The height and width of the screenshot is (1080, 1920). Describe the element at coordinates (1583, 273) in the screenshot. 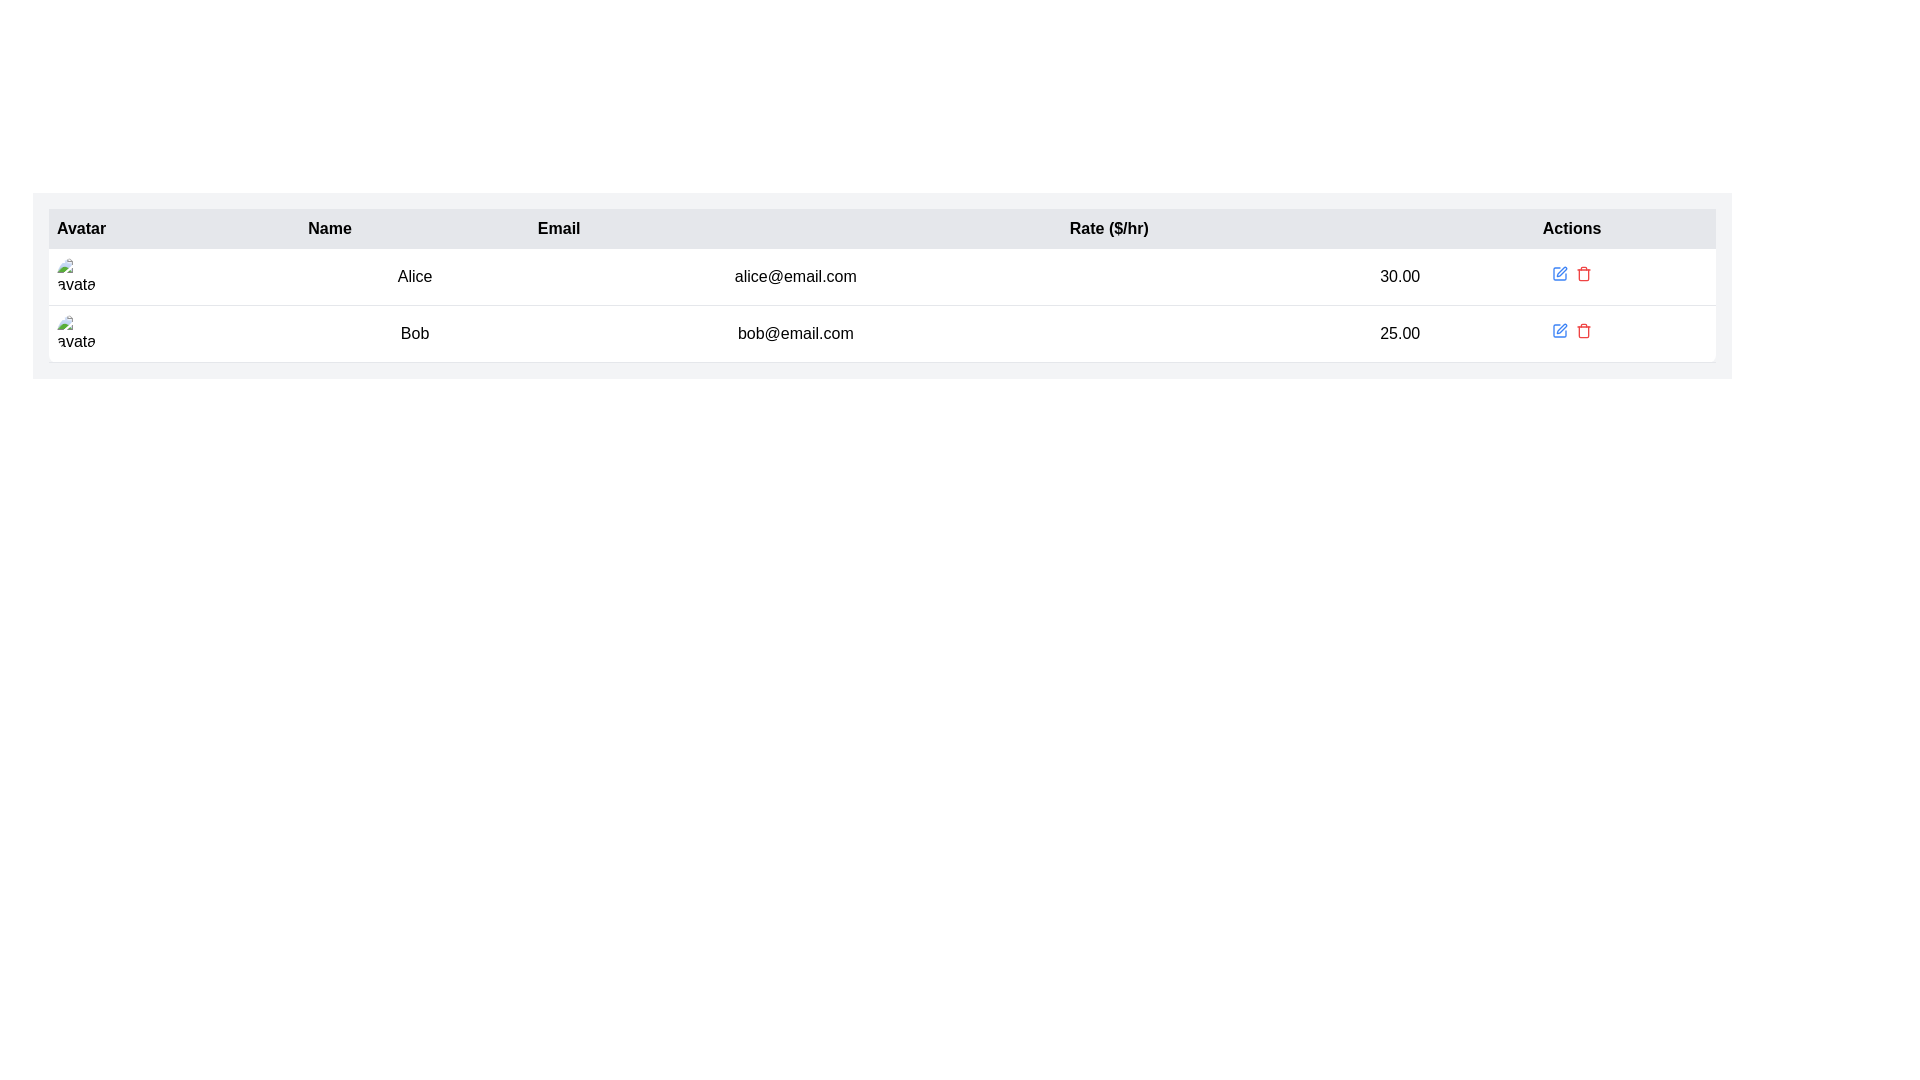

I see `the 'Delete' icon button located in the 'Actions' column of the second row of the table` at that location.